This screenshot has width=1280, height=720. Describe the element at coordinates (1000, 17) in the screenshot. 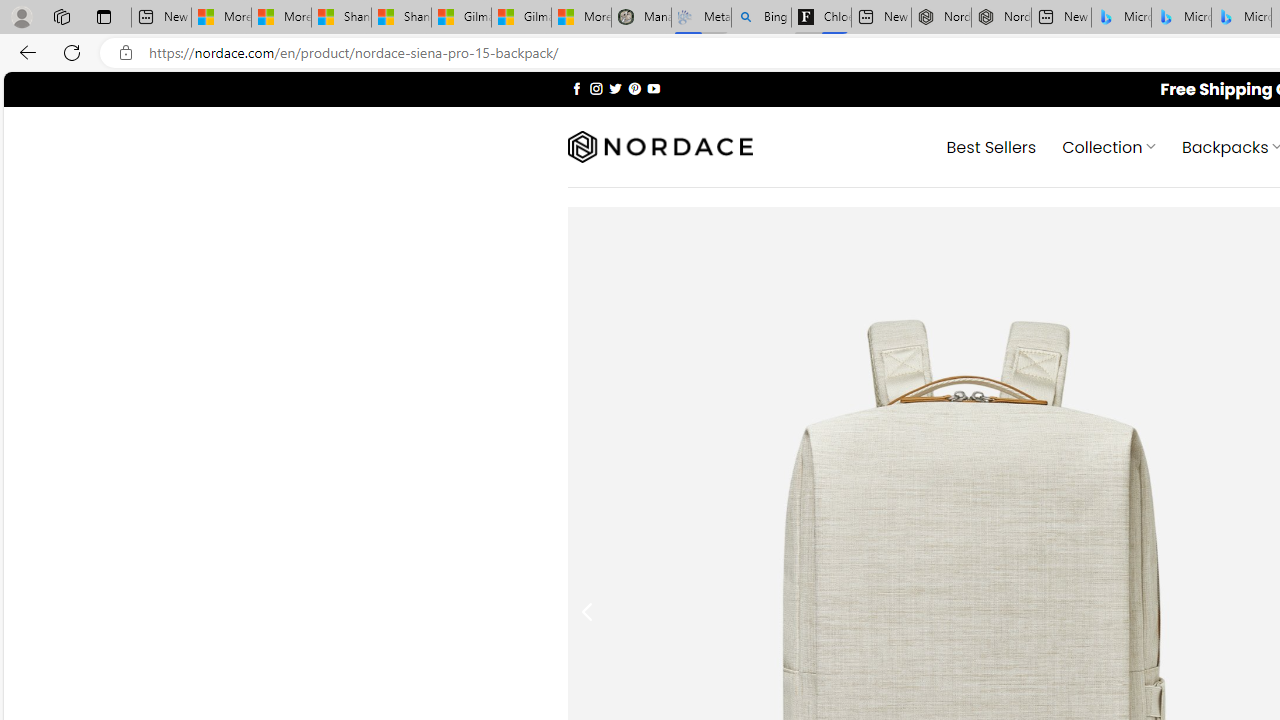

I see `'Nordace - #1 Japanese Best-Seller - Siena Smart Backpack'` at that location.